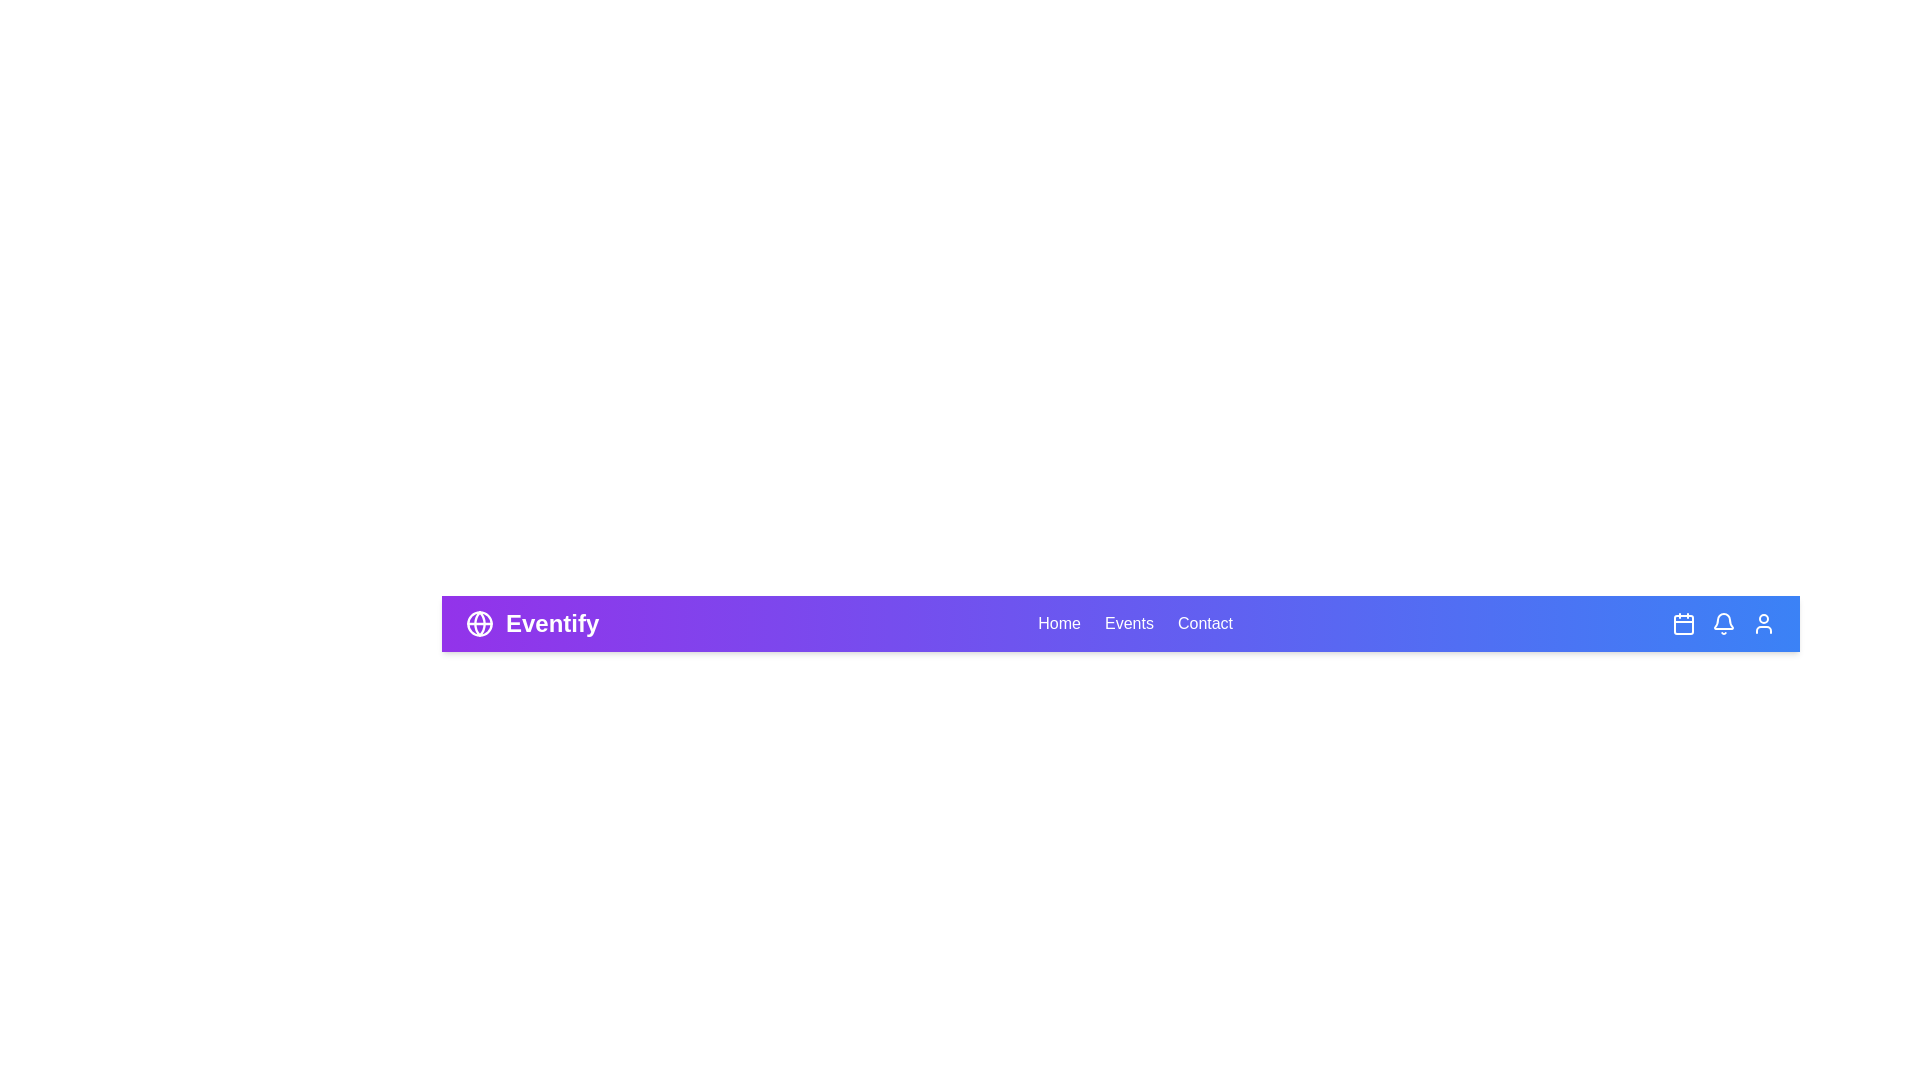 The height and width of the screenshot is (1080, 1920). What do you see at coordinates (1763, 623) in the screenshot?
I see `the user icon to access user settings or profile` at bounding box center [1763, 623].